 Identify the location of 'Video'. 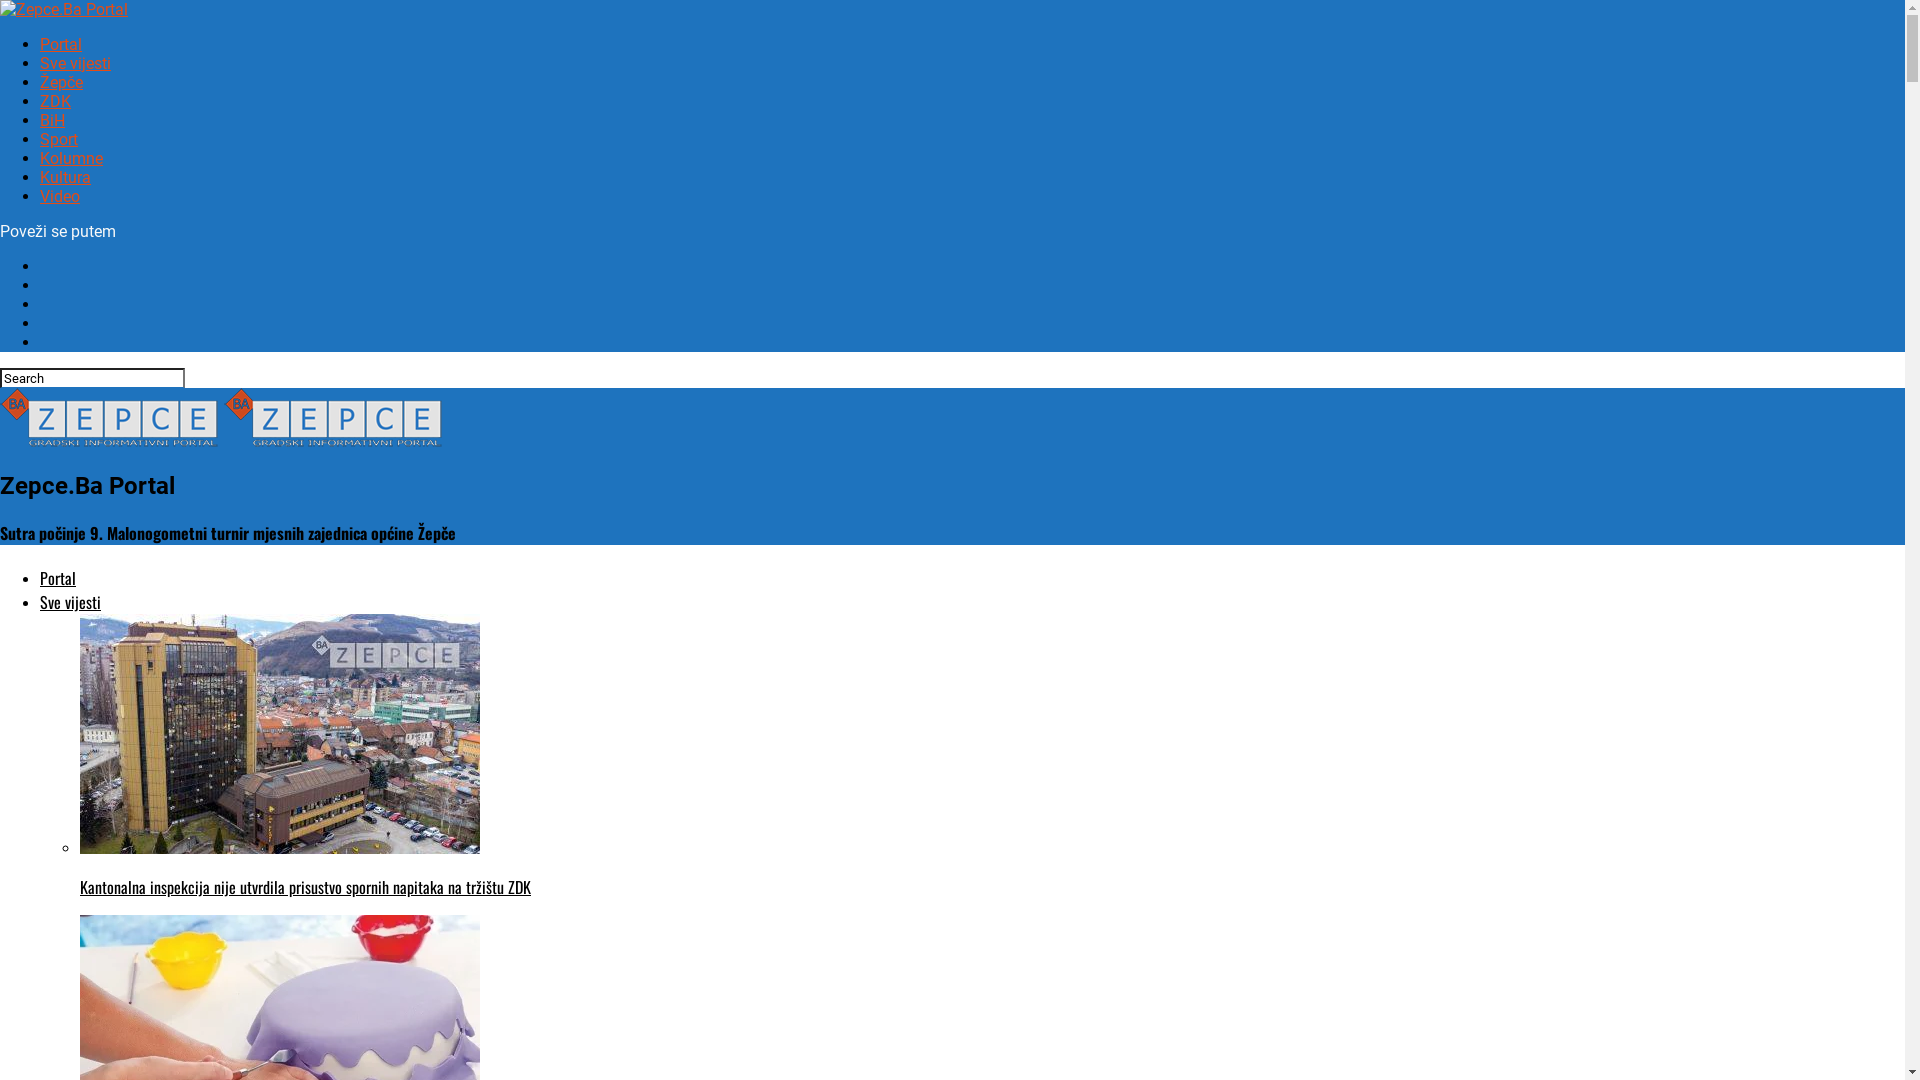
(59, 196).